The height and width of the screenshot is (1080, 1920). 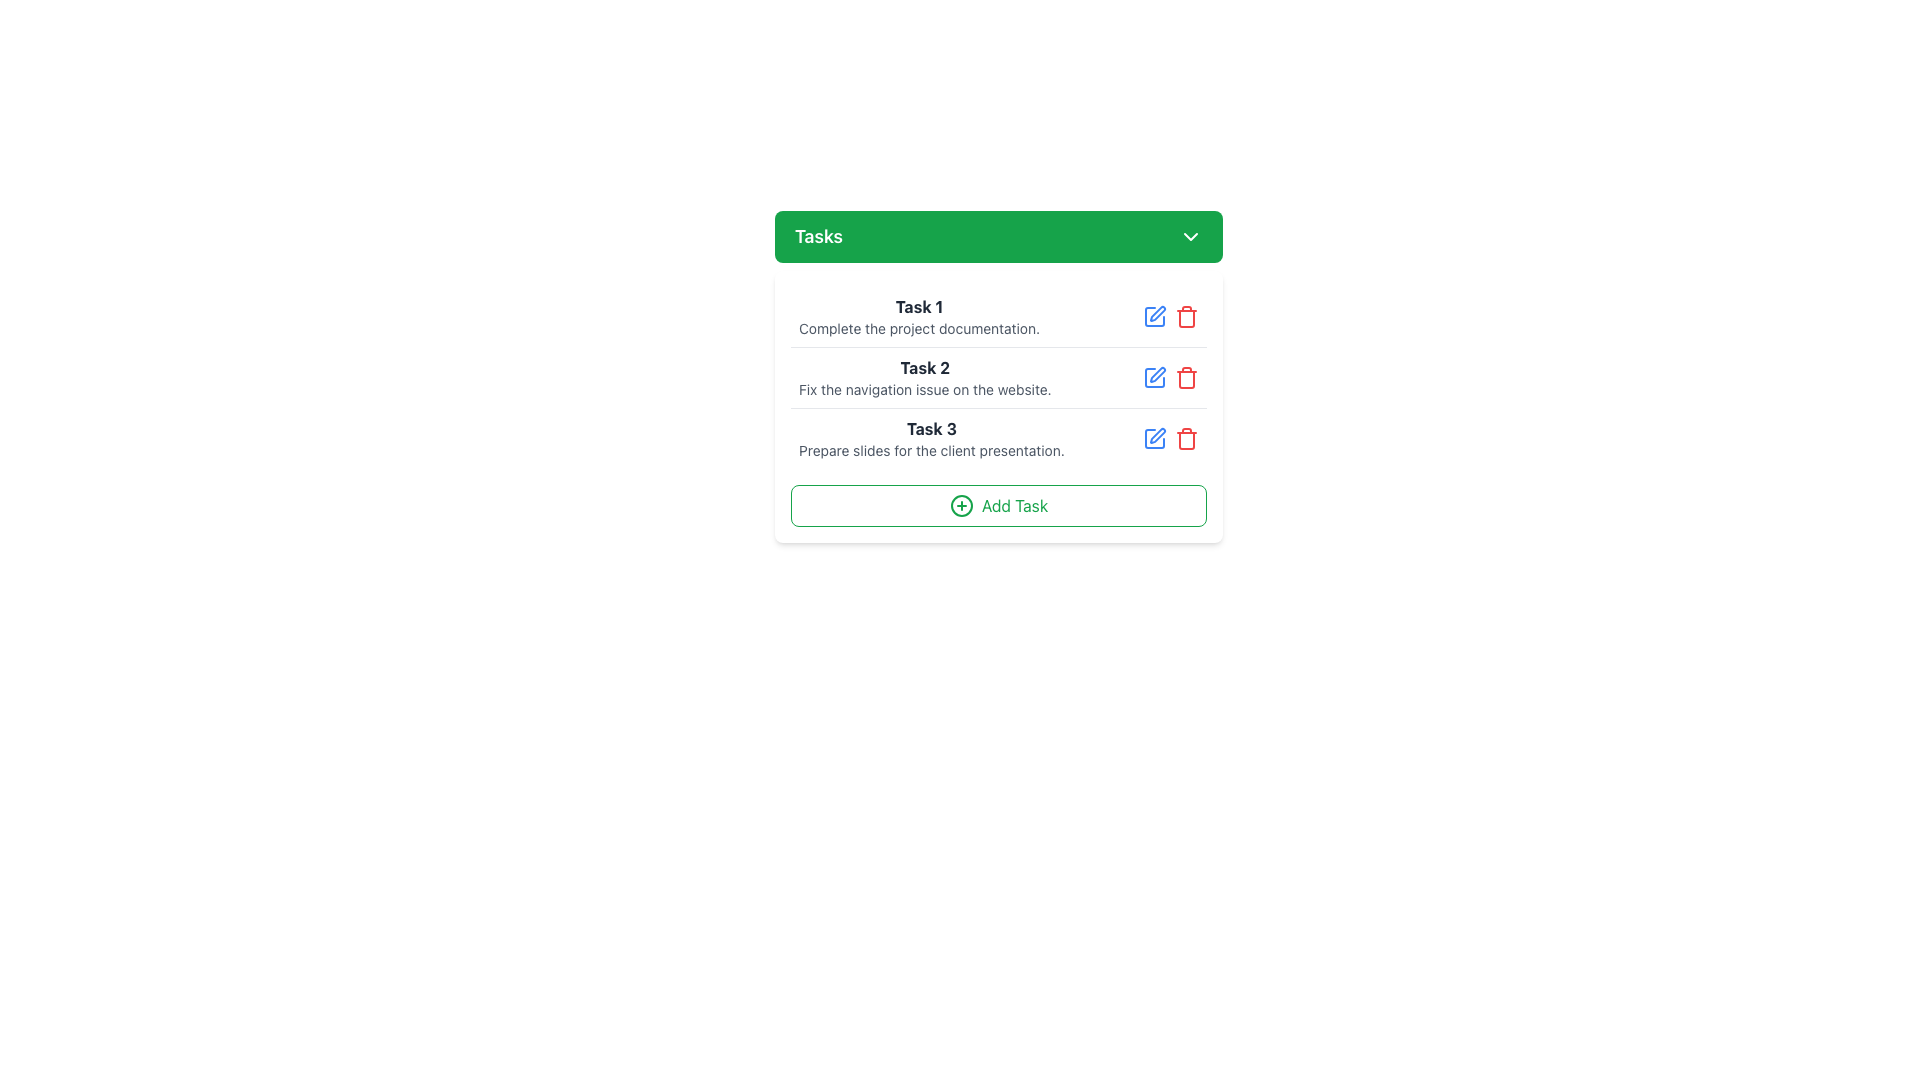 What do you see at coordinates (1171, 378) in the screenshot?
I see `the red delete icon in the upper-right corner of the task action buttons` at bounding box center [1171, 378].